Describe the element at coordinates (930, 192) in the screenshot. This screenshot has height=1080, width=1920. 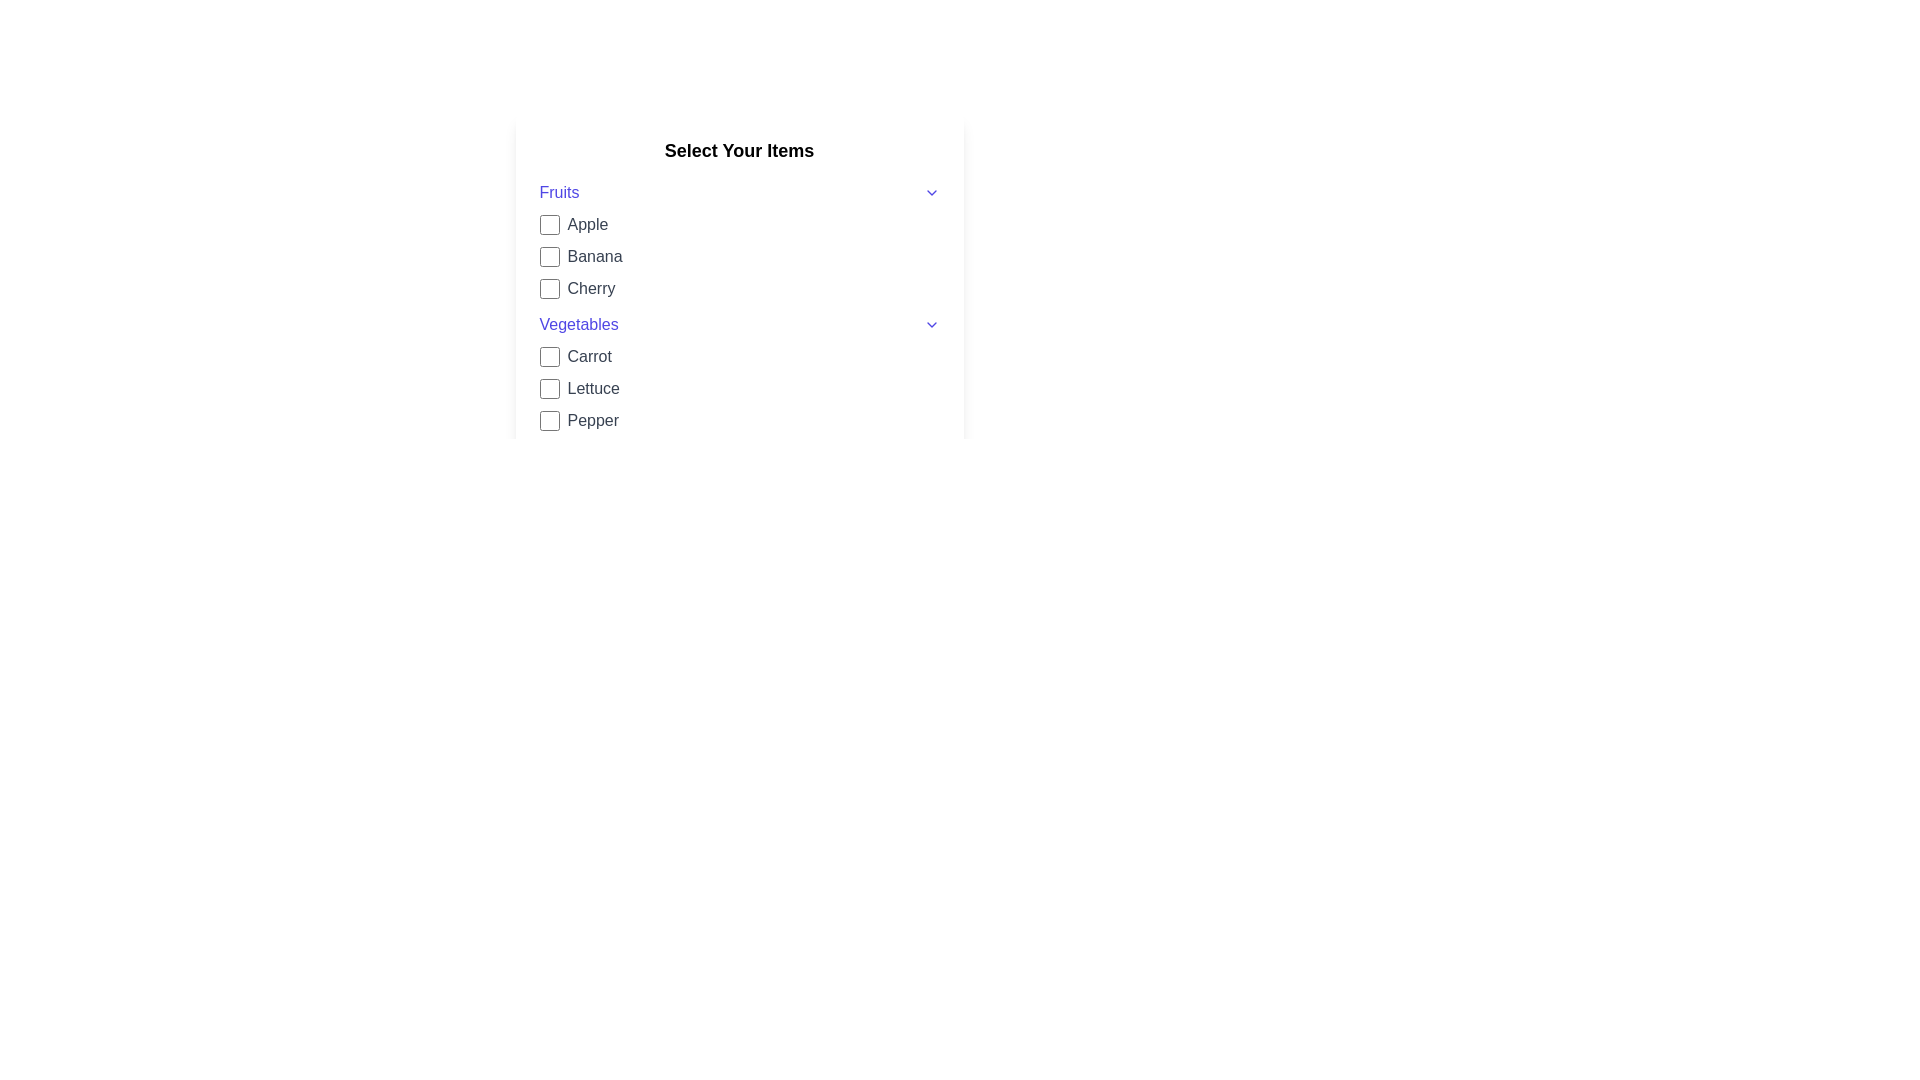
I see `the small downward arrow icon located at the far right of the 'Fruits' label` at that location.